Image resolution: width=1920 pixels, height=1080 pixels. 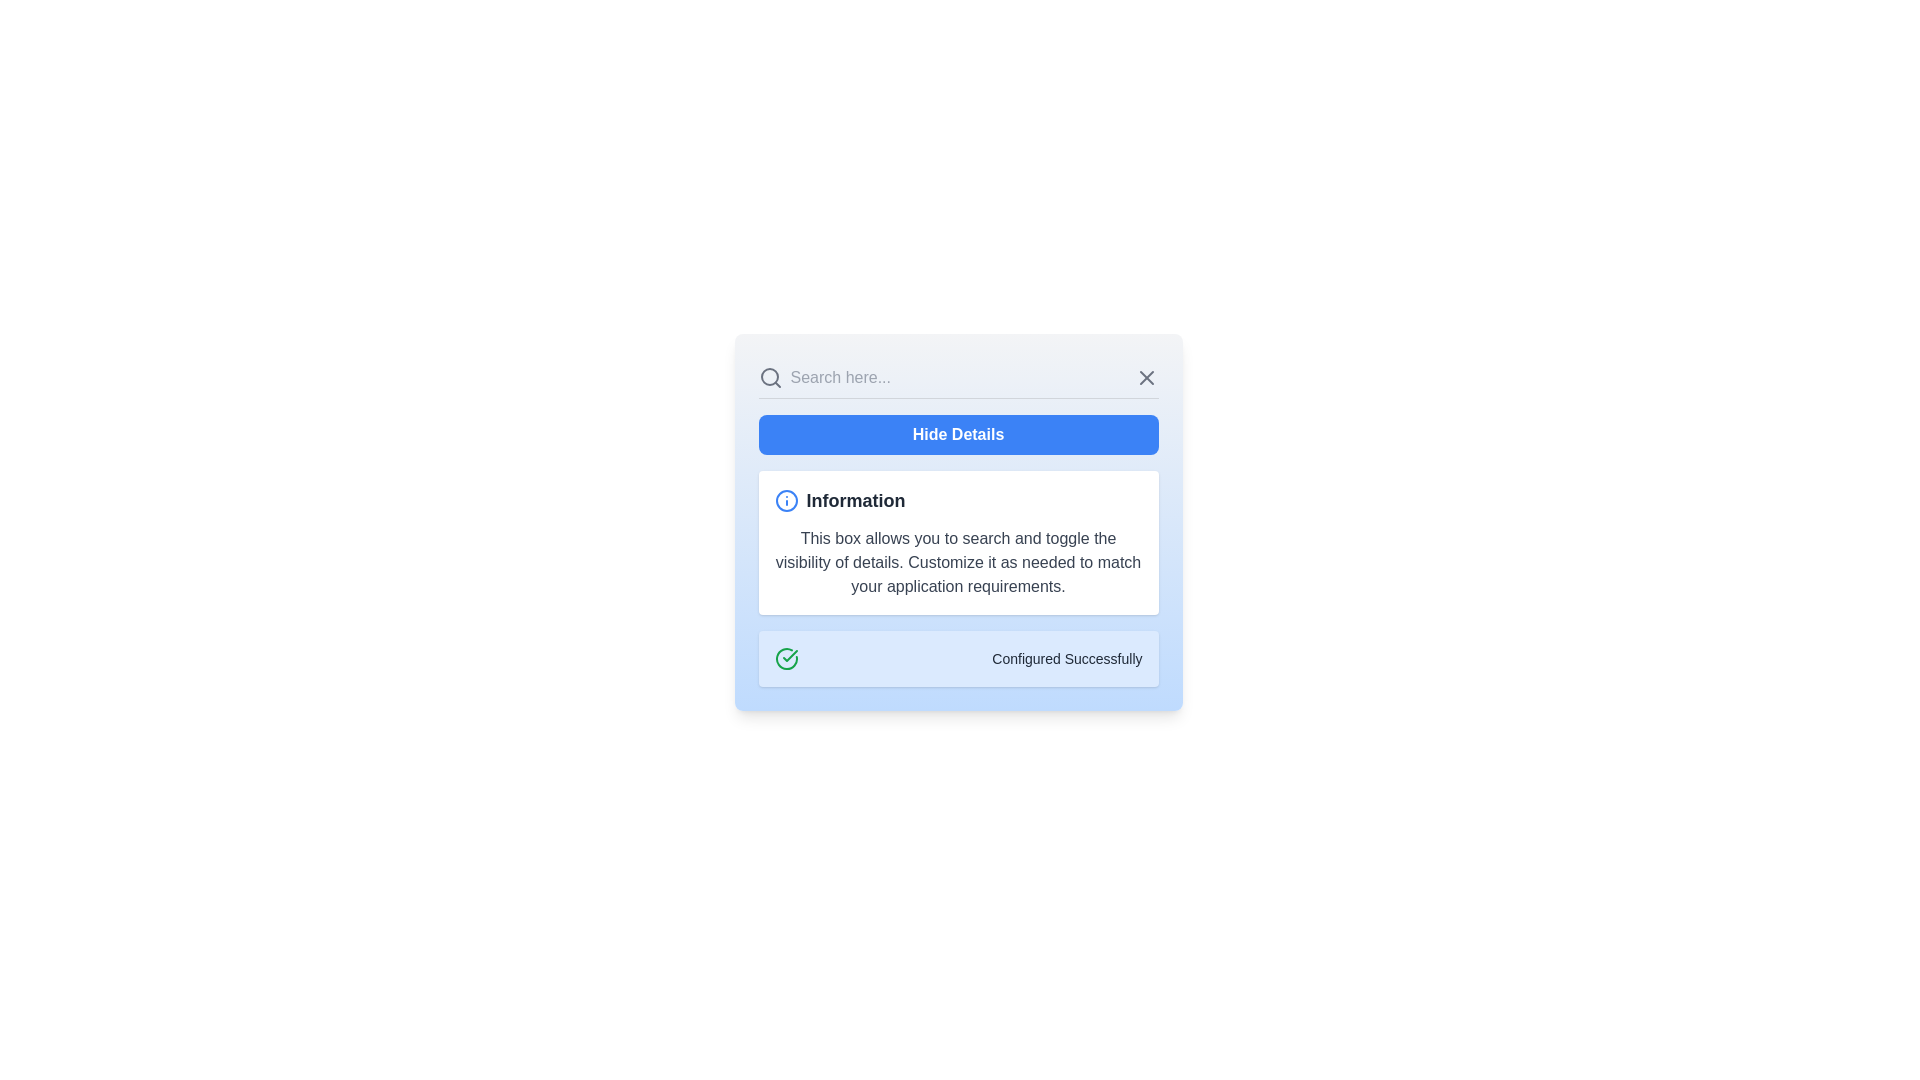 I want to click on the circular icon with a blue border and white inner background, which serves as an informational indicator, located next to the 'Information' text, so click(x=785, y=500).